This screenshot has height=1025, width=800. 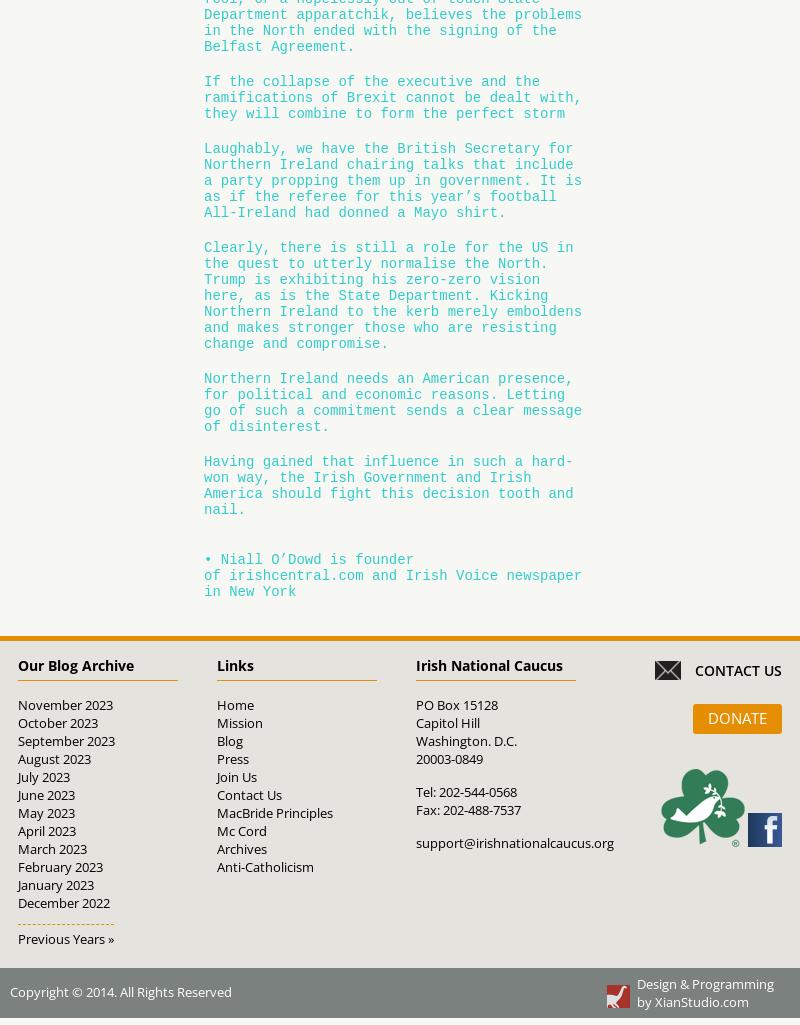 I want to click on 'July 2023', so click(x=41, y=776).